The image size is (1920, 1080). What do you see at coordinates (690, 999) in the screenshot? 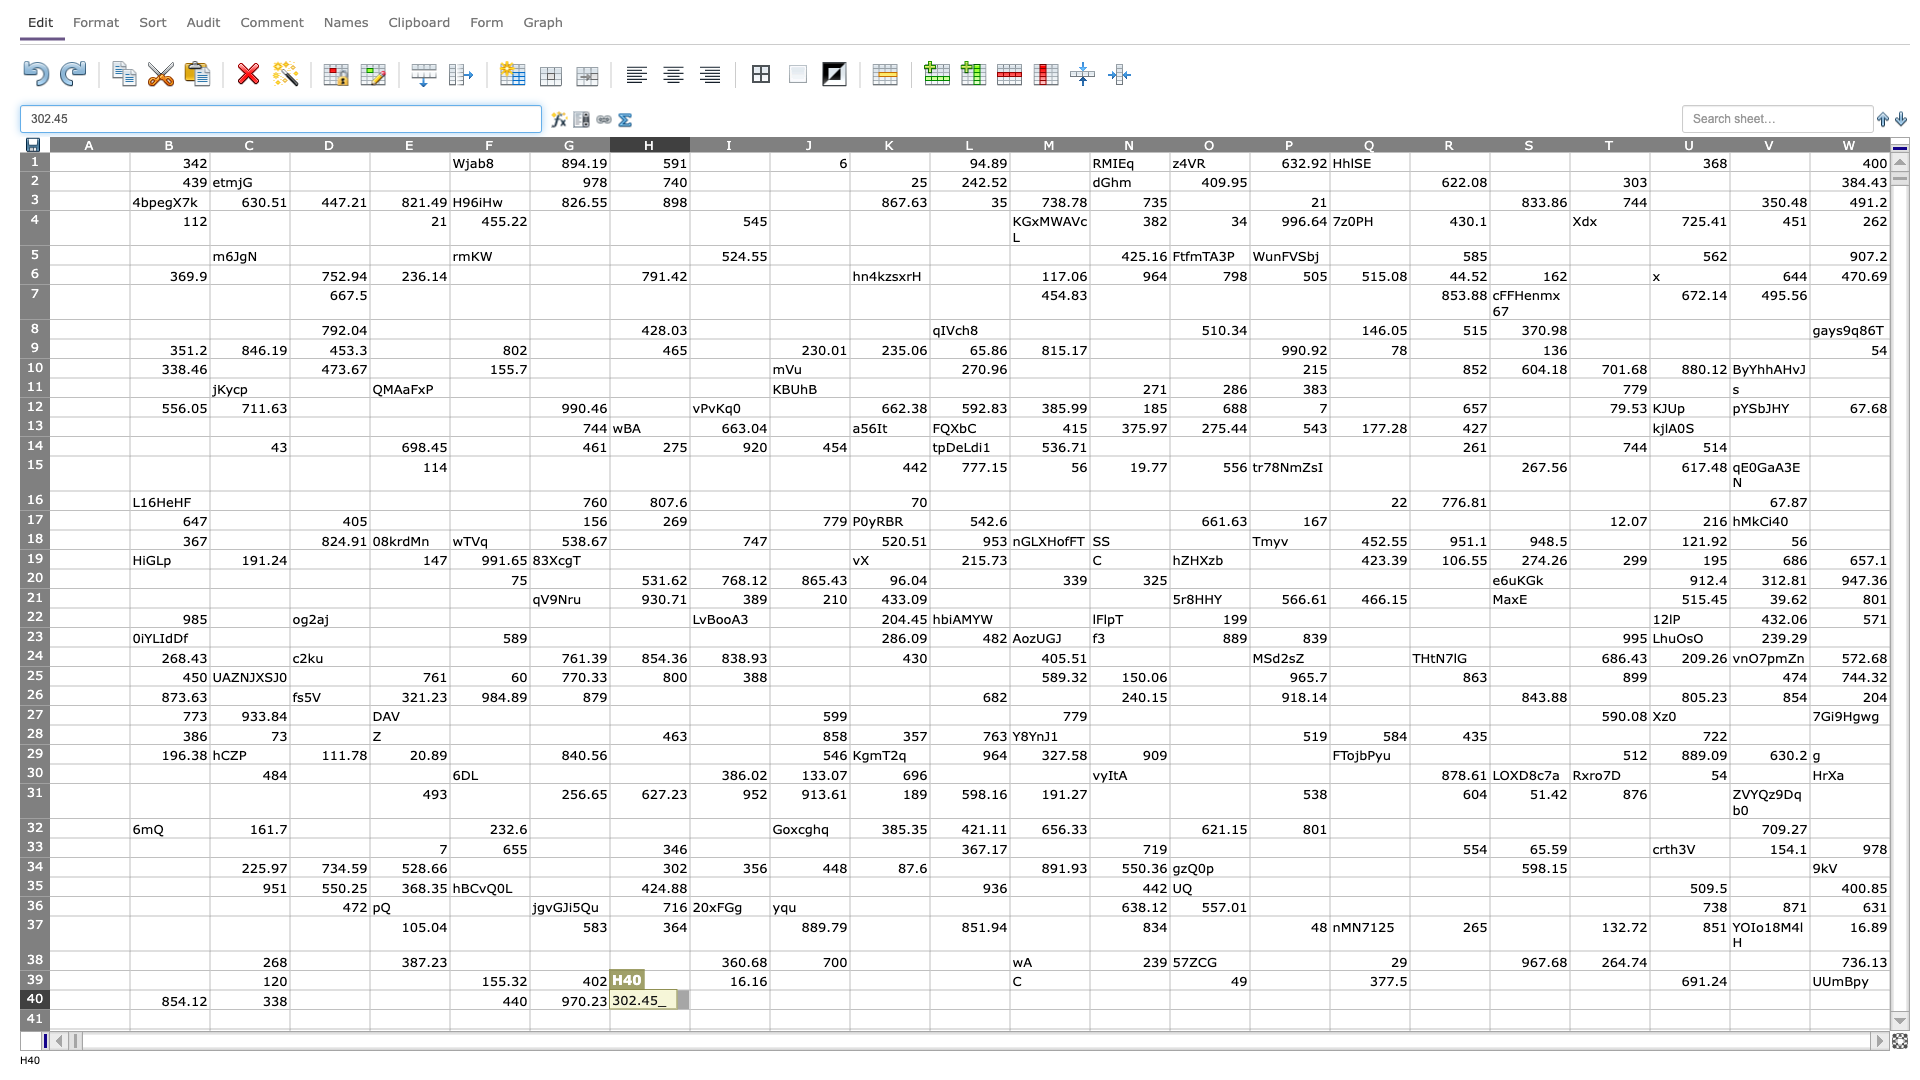
I see `Left edge at position I40` at bounding box center [690, 999].